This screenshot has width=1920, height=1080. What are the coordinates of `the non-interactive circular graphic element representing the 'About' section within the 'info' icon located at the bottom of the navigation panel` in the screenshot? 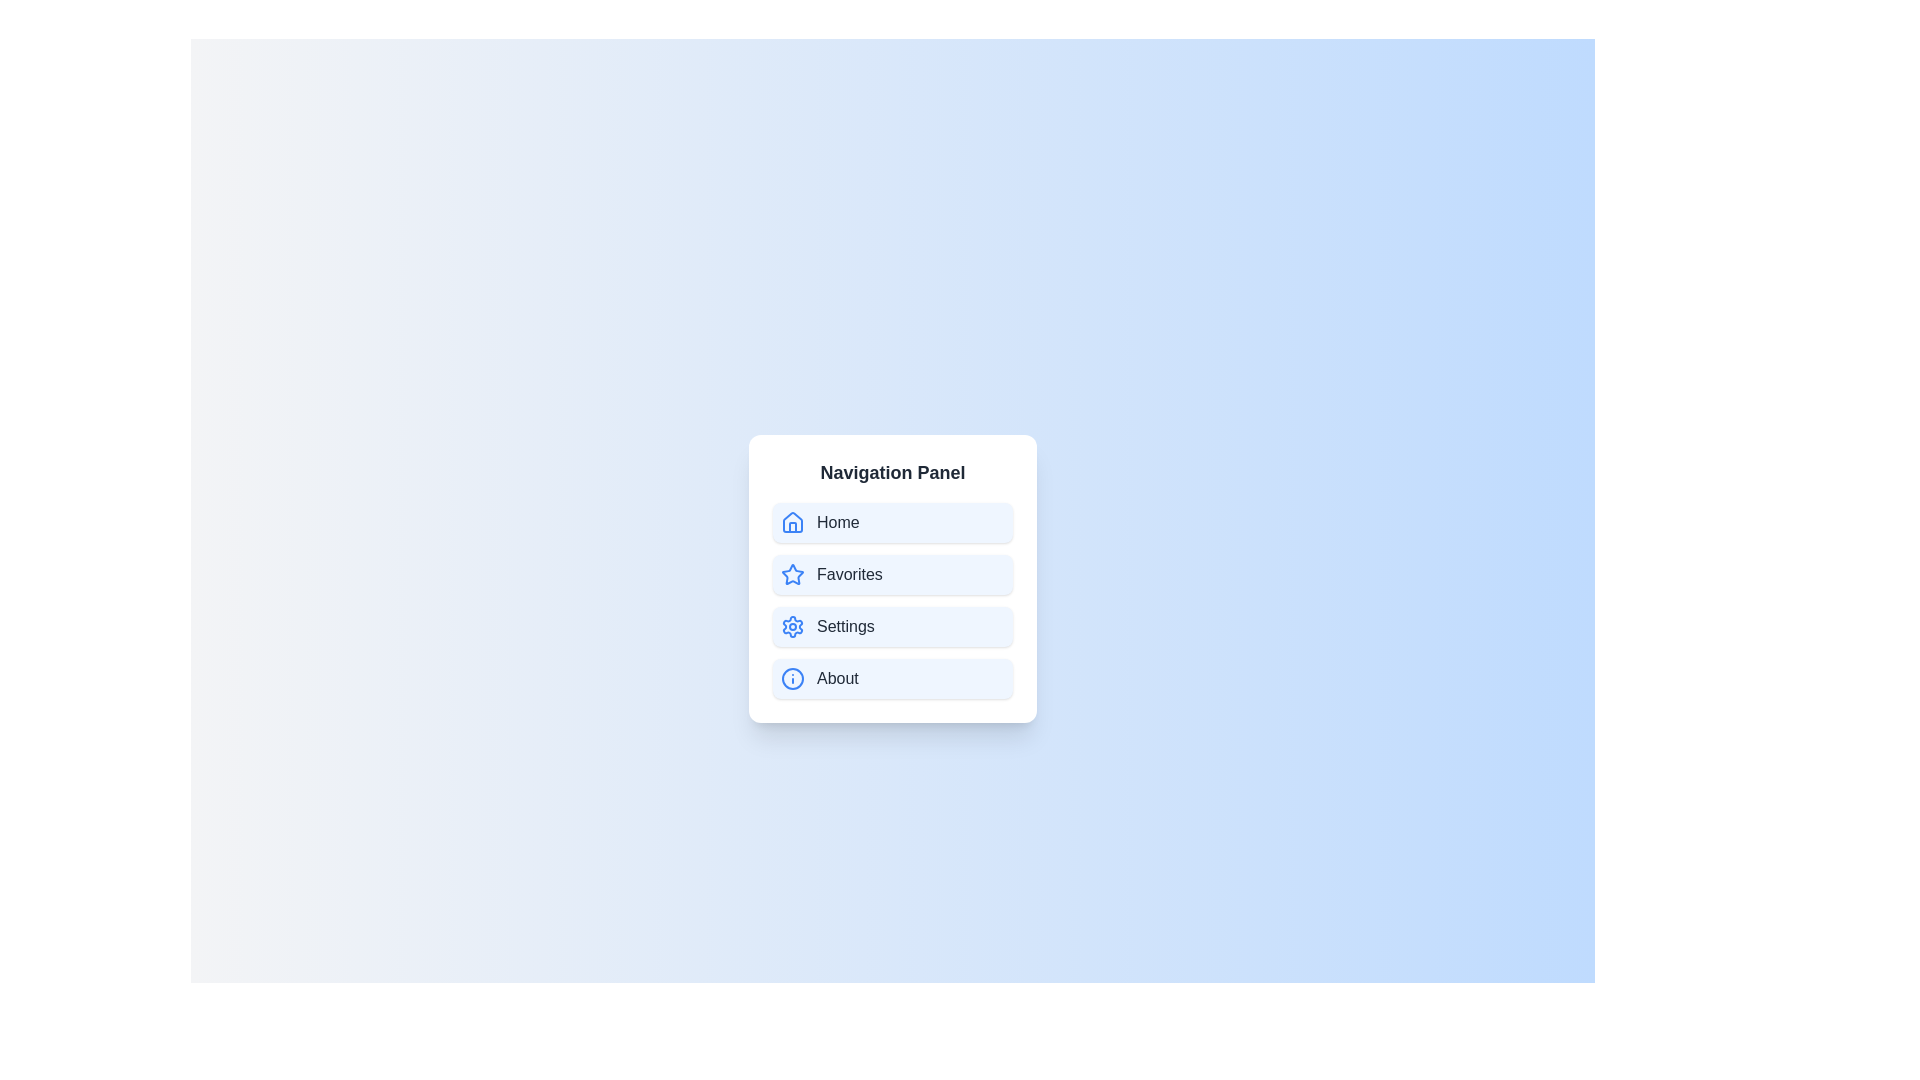 It's located at (791, 677).